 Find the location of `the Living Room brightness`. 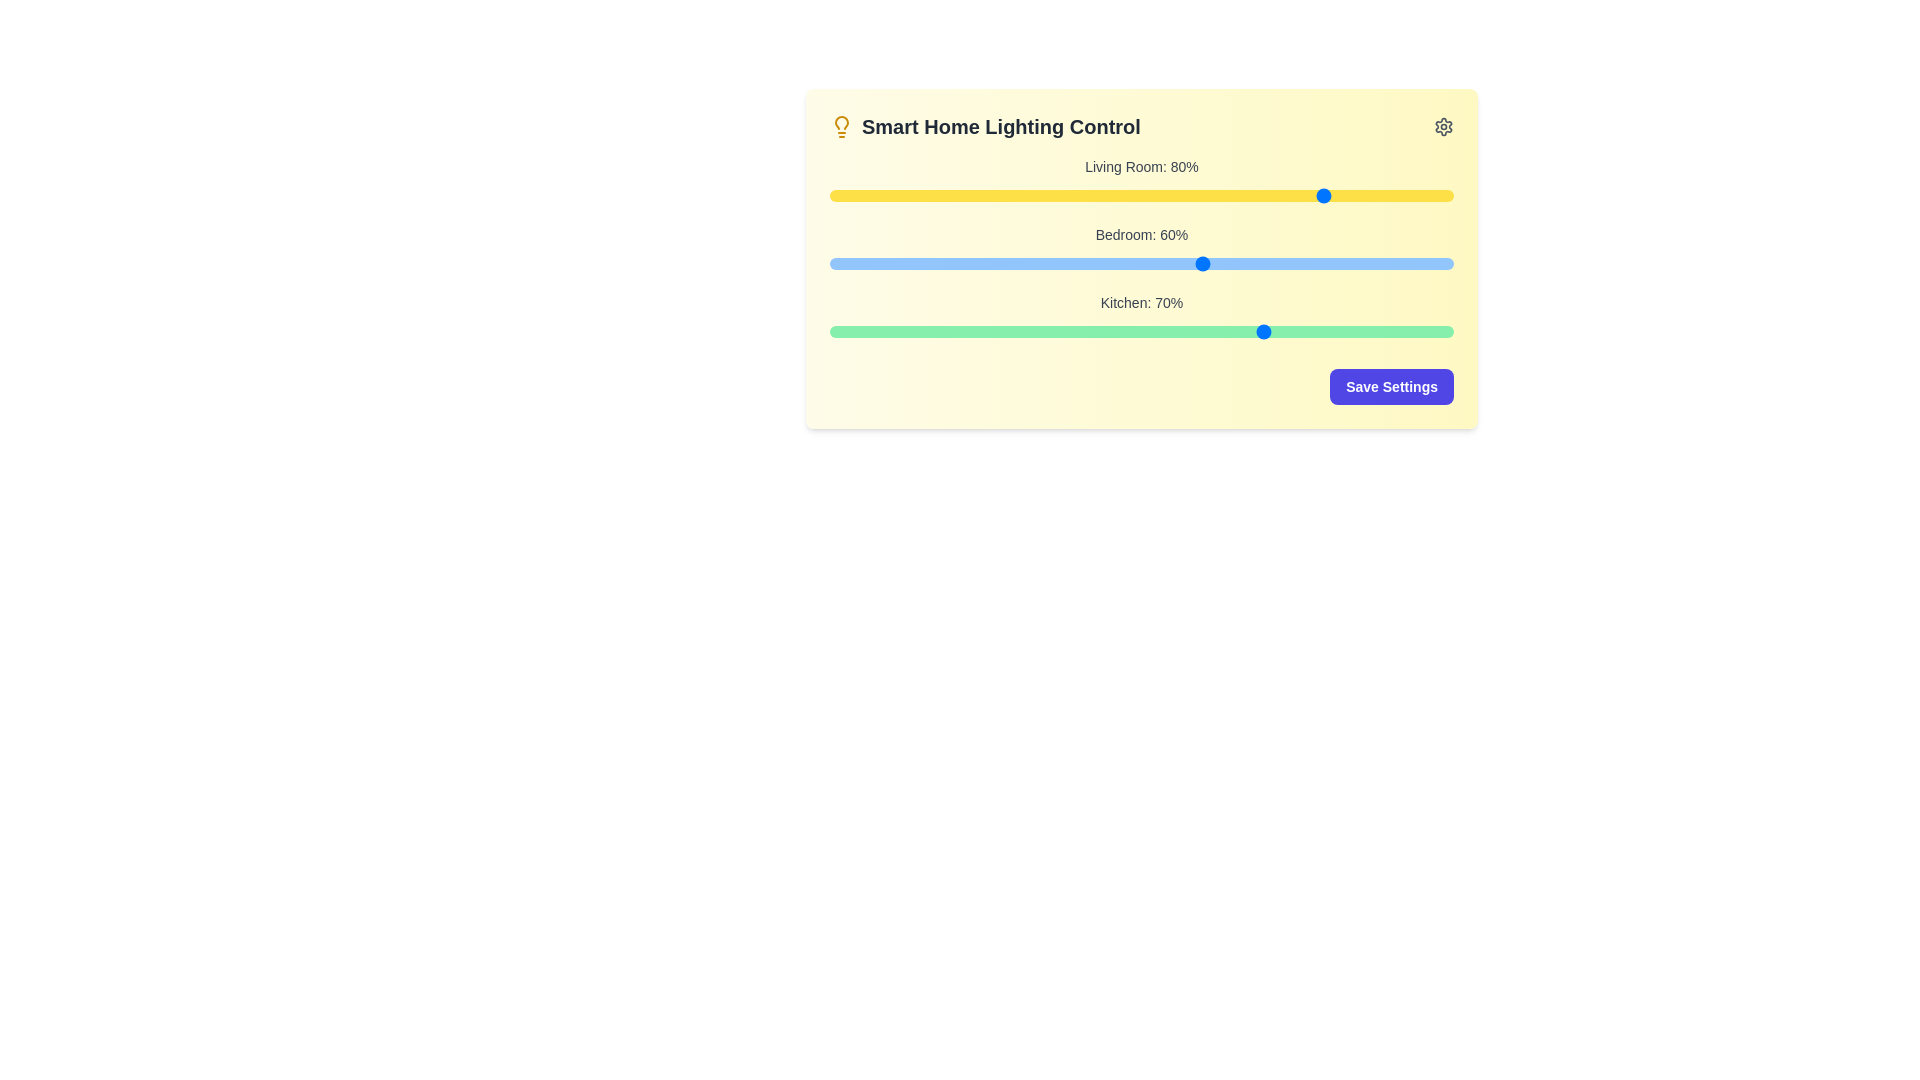

the Living Room brightness is located at coordinates (1278, 196).